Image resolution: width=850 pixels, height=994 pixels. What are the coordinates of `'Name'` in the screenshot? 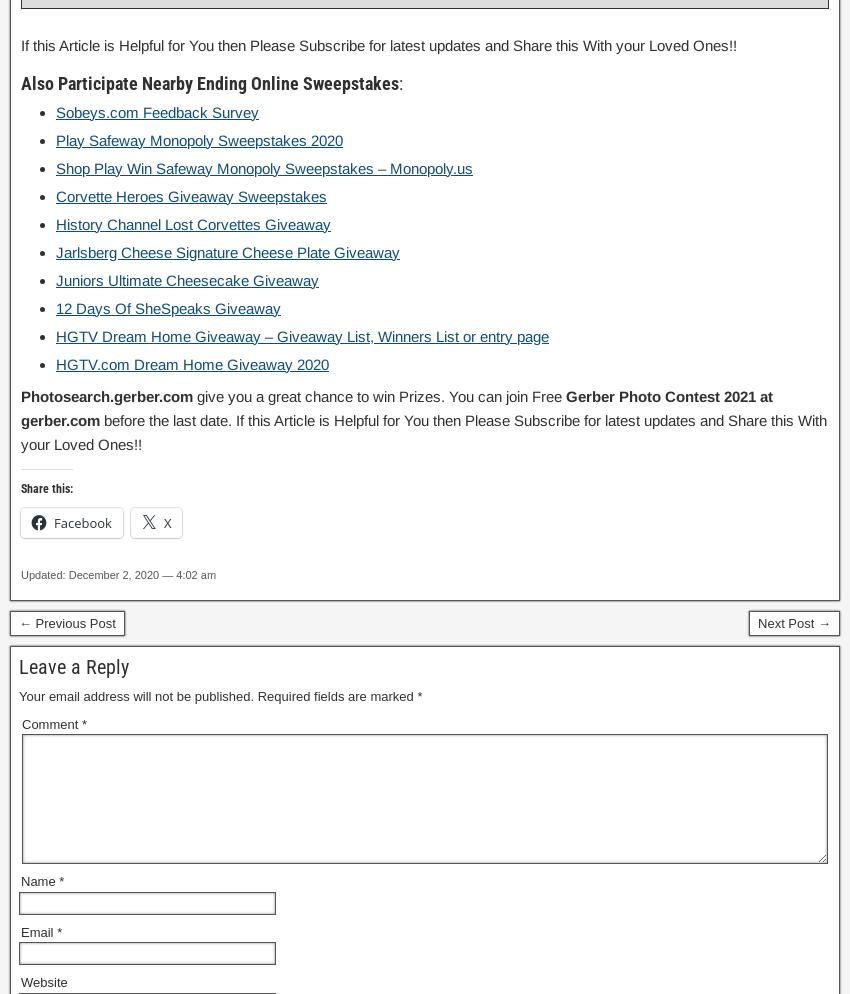 It's located at (39, 881).